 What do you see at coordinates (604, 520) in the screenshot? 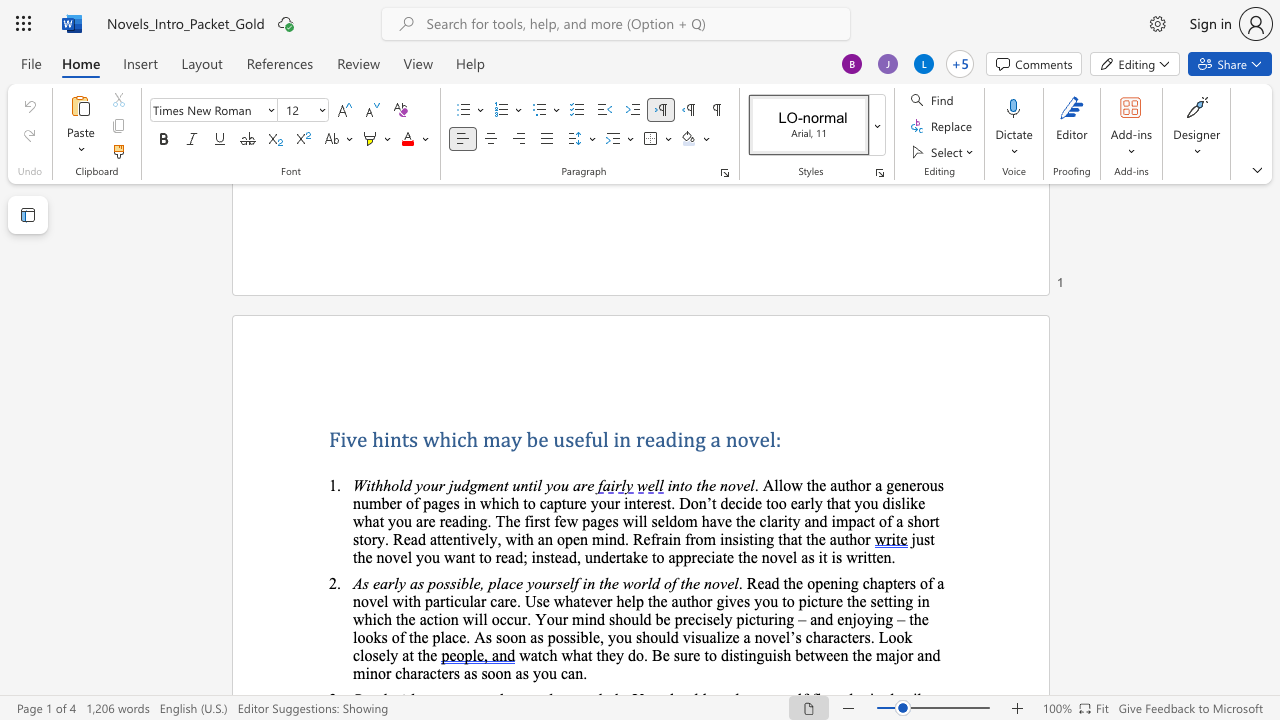
I see `the space between the continuous character "g" and "e" in the text` at bounding box center [604, 520].